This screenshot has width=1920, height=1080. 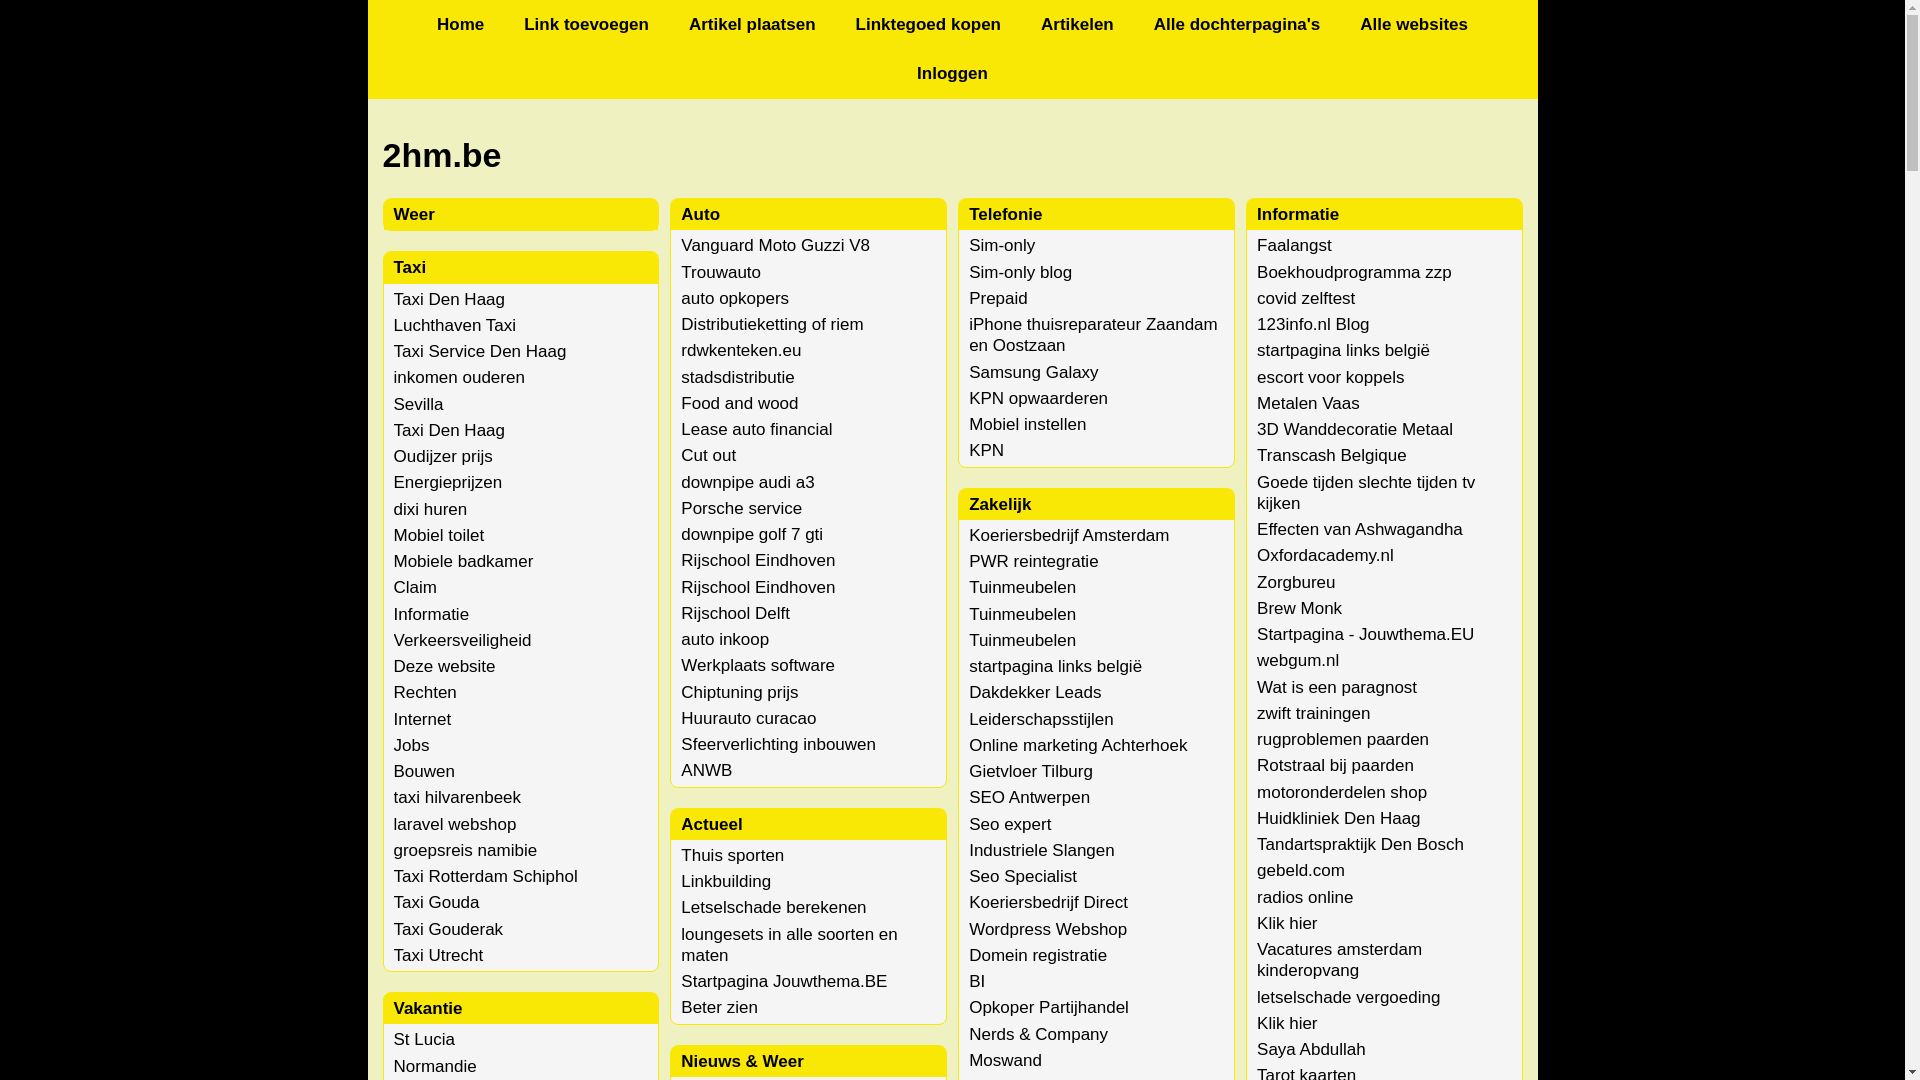 What do you see at coordinates (734, 612) in the screenshot?
I see `'Rijschool Delft'` at bounding box center [734, 612].